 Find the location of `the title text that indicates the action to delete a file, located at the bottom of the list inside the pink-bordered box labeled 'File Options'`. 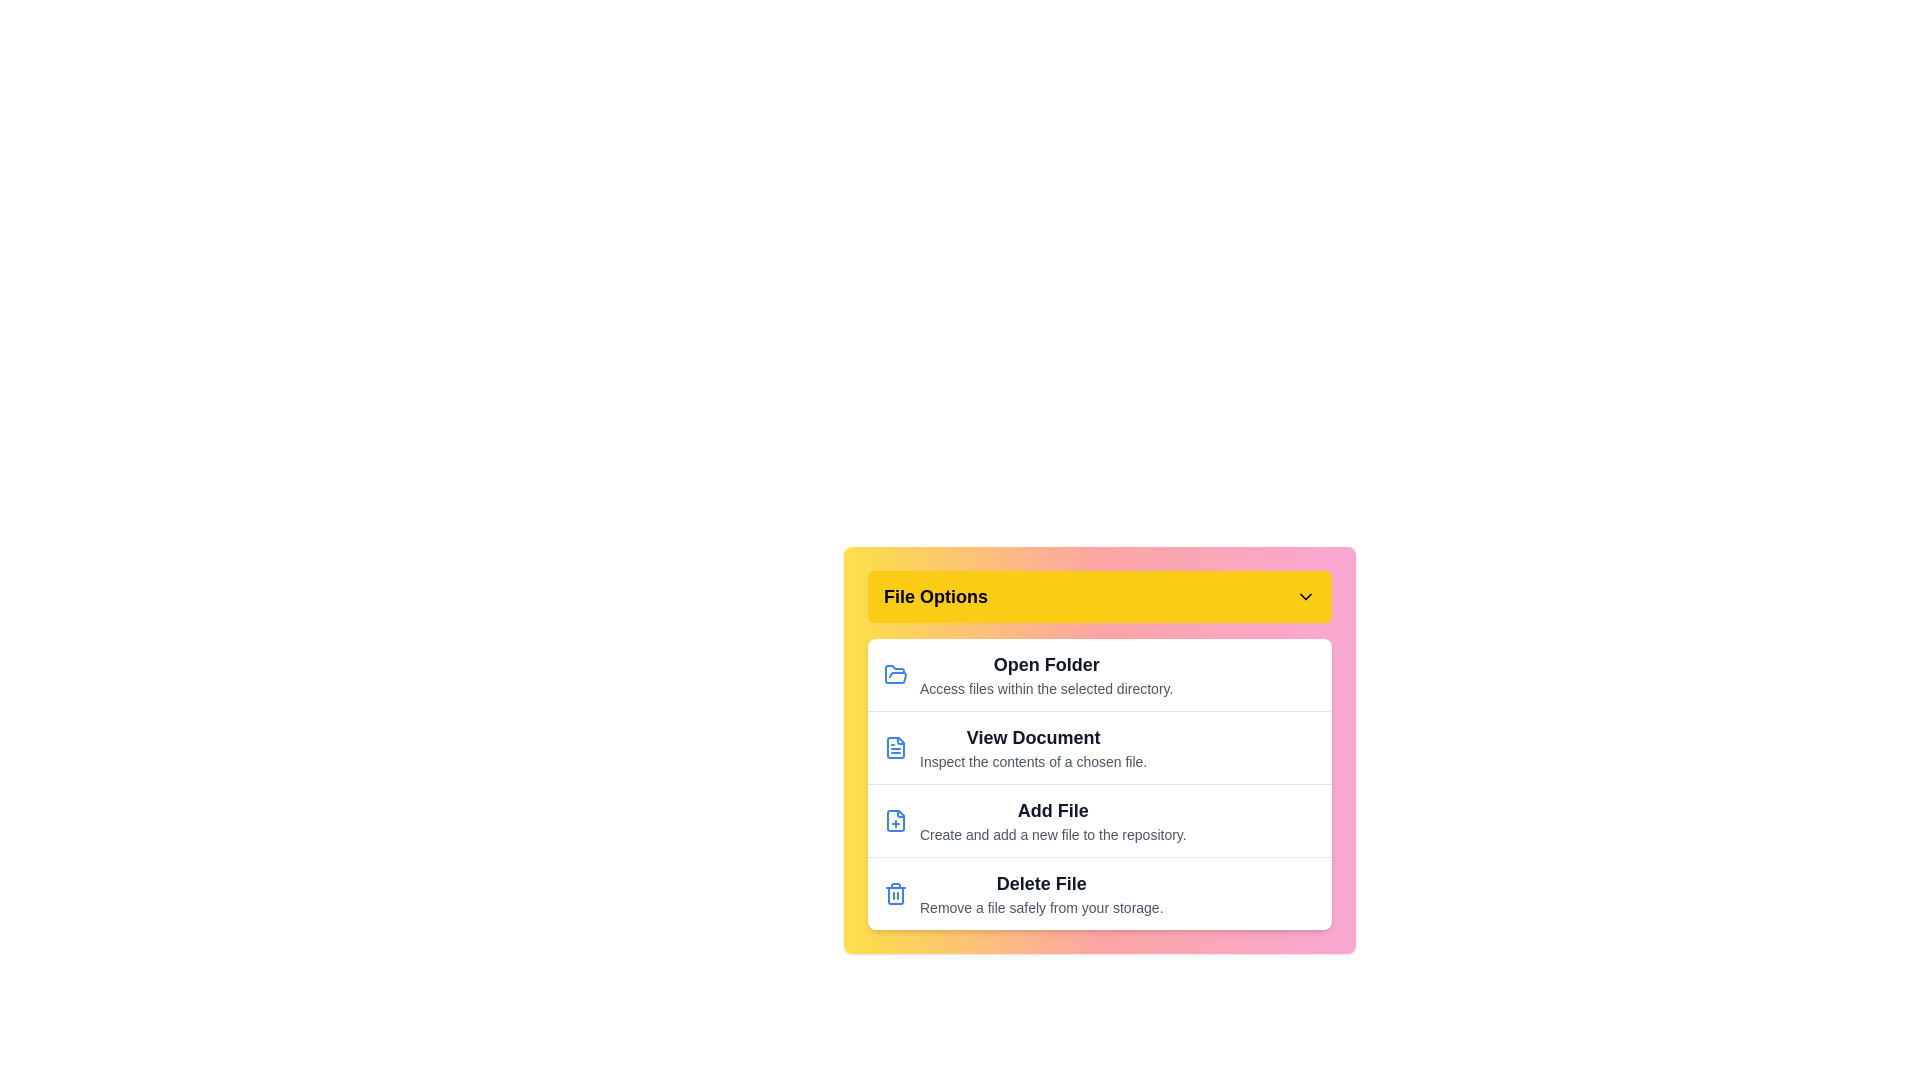

the title text that indicates the action to delete a file, located at the bottom of the list inside the pink-bordered box labeled 'File Options' is located at coordinates (1040, 882).